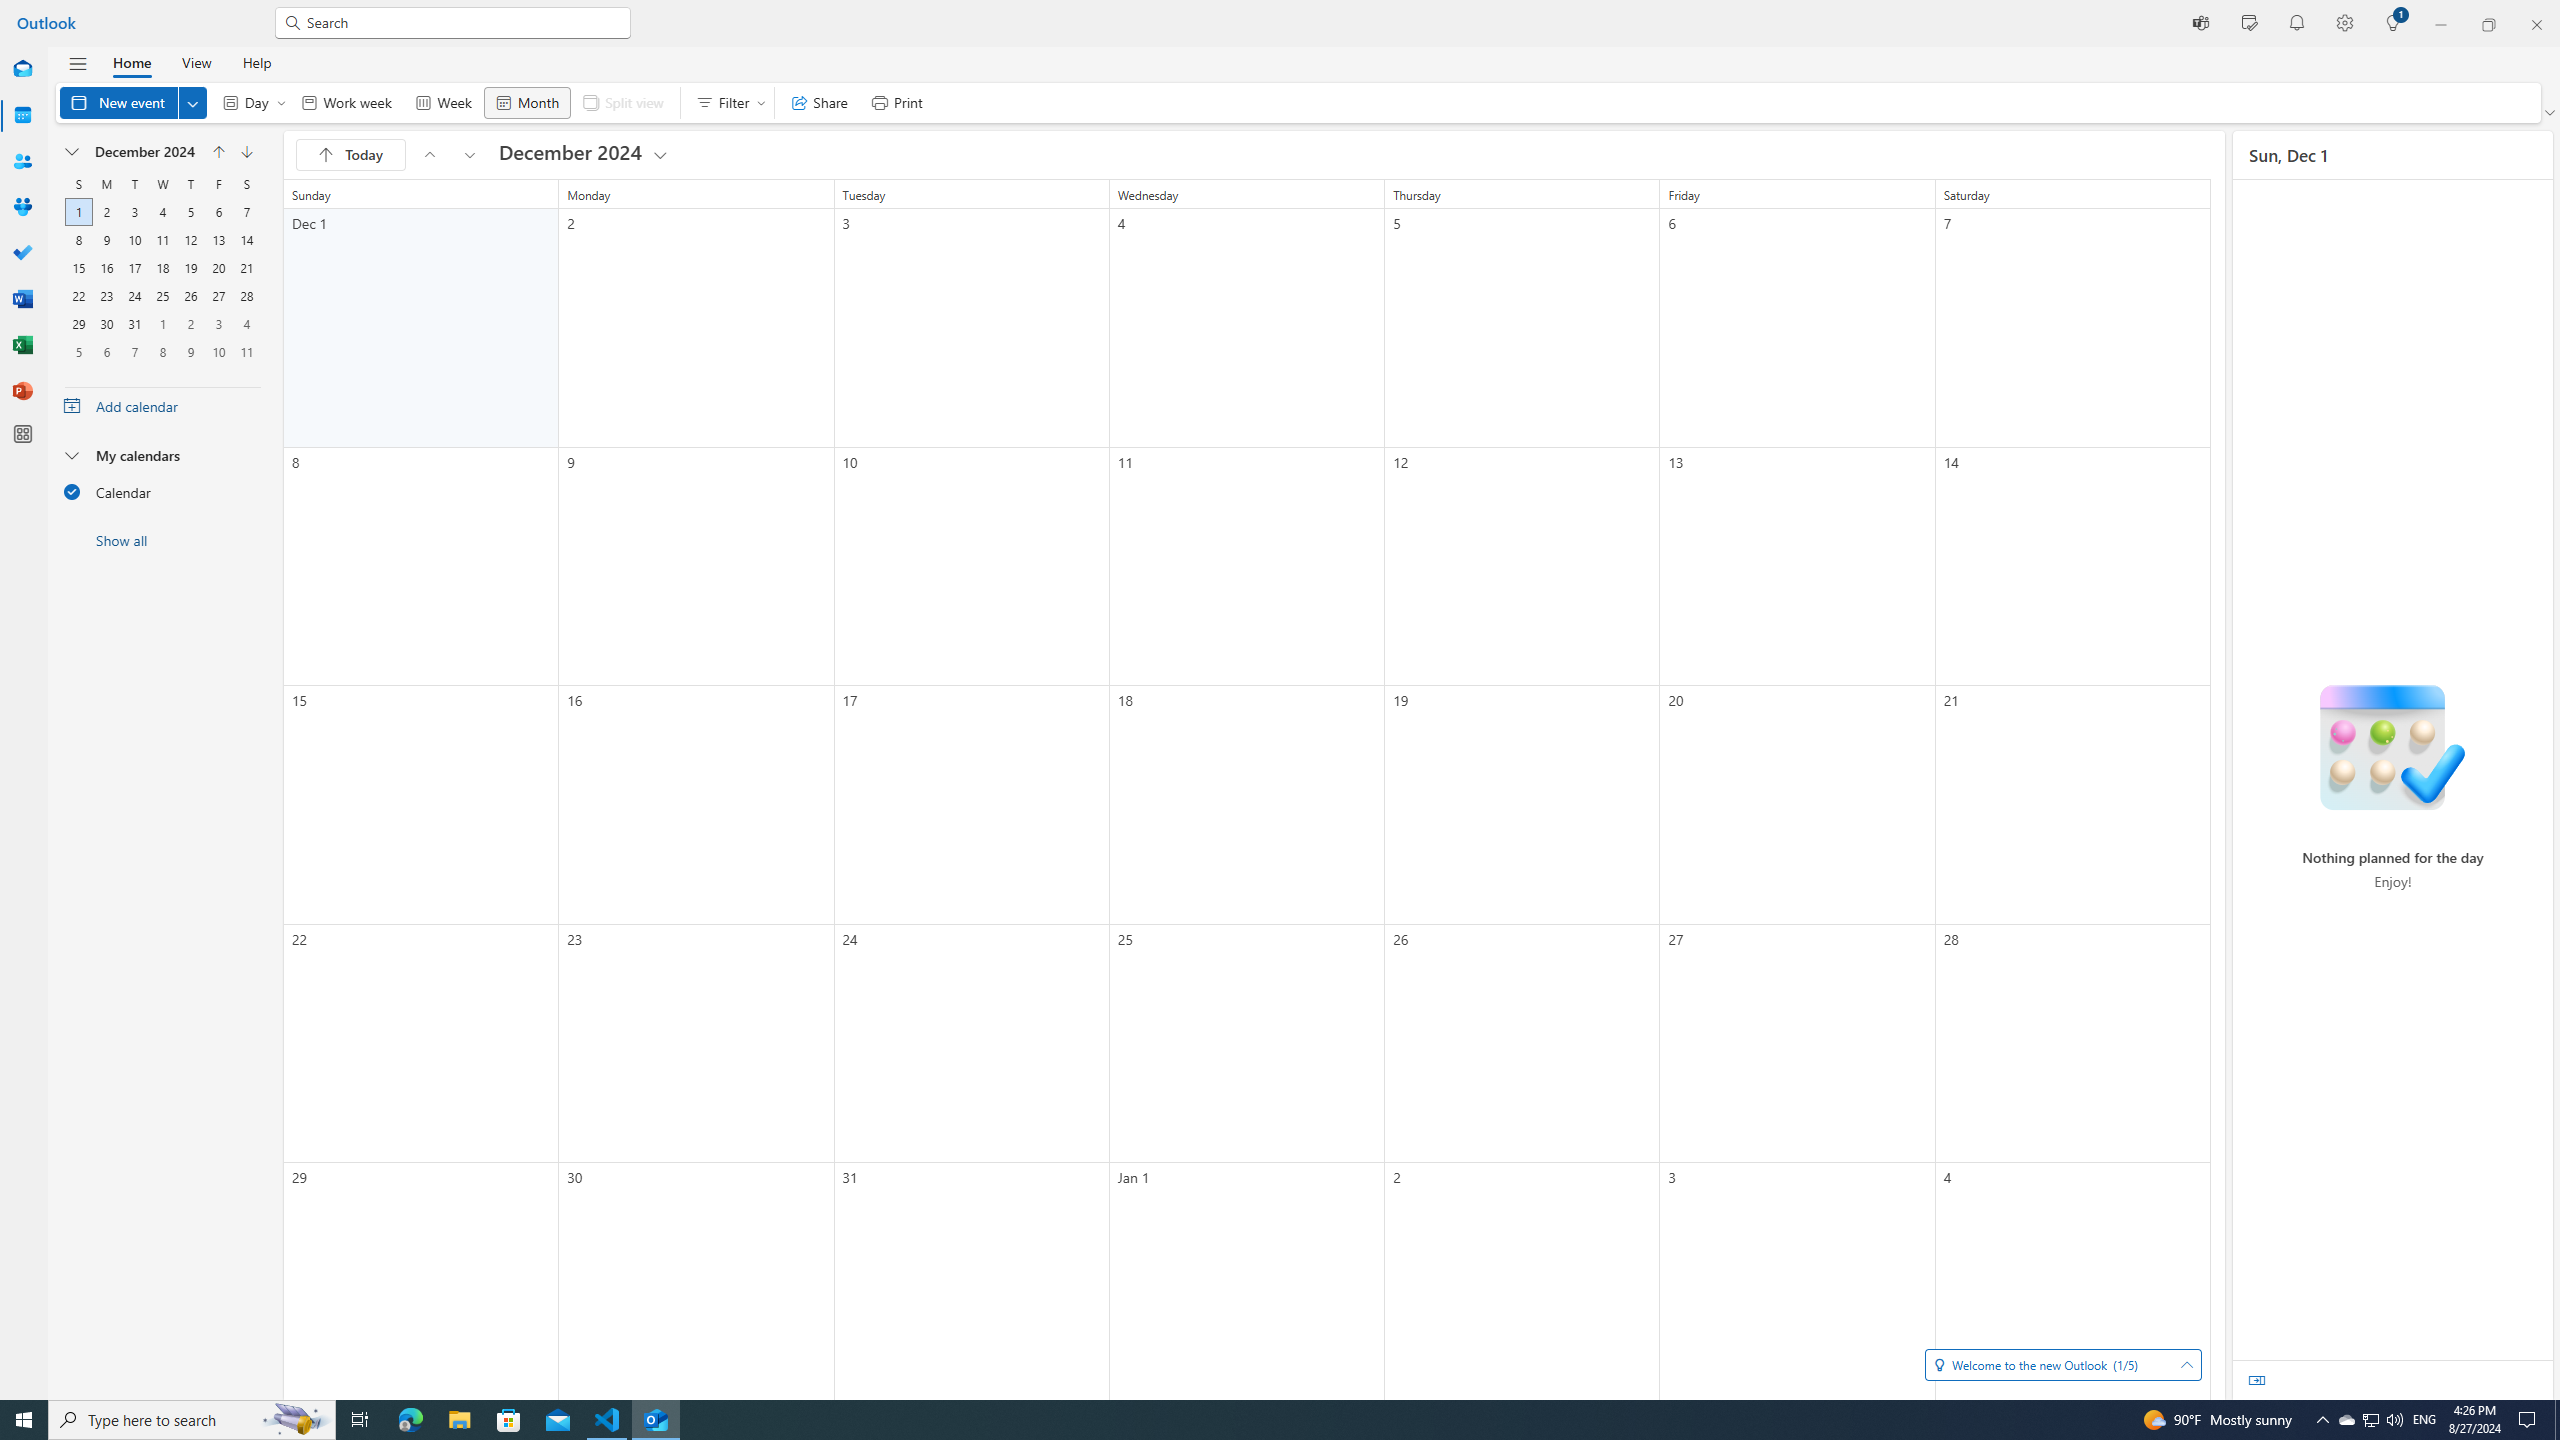 The width and height of the screenshot is (2560, 1440). I want to click on 'Type here to search', so click(191, 1418).